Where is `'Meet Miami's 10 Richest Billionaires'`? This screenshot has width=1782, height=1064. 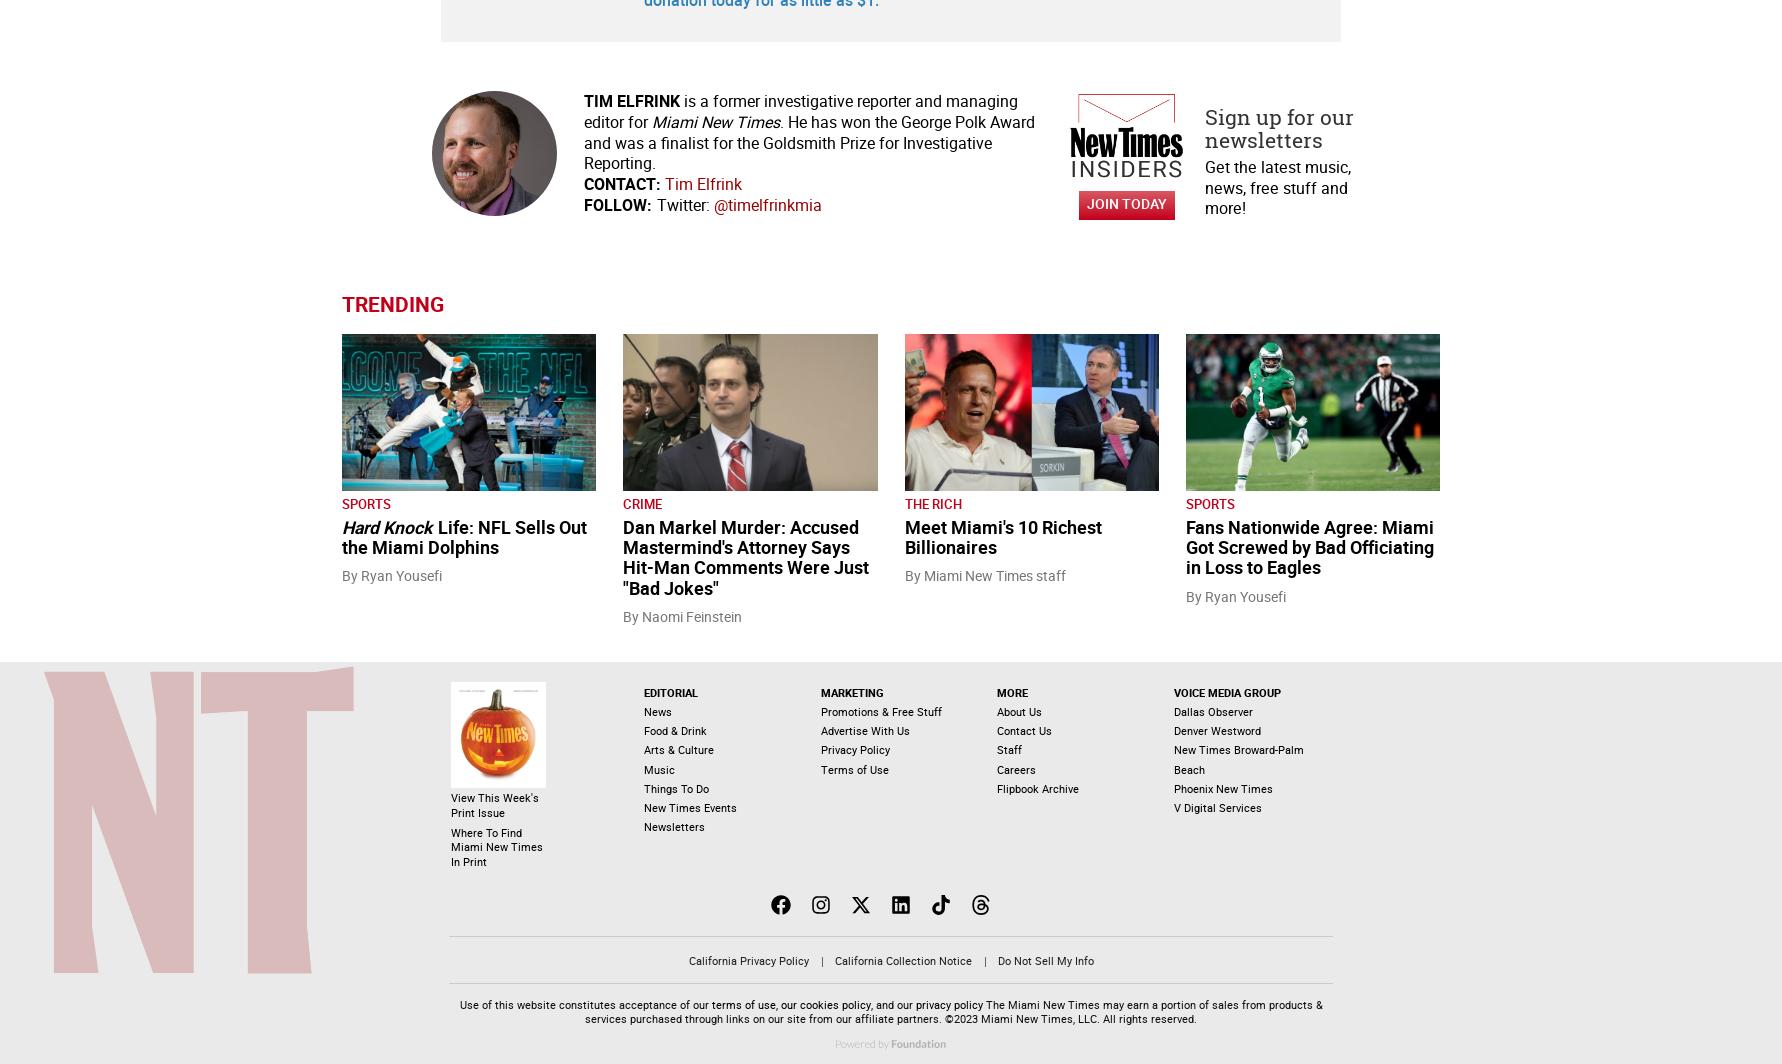 'Meet Miami's 10 Richest Billionaires' is located at coordinates (904, 537).